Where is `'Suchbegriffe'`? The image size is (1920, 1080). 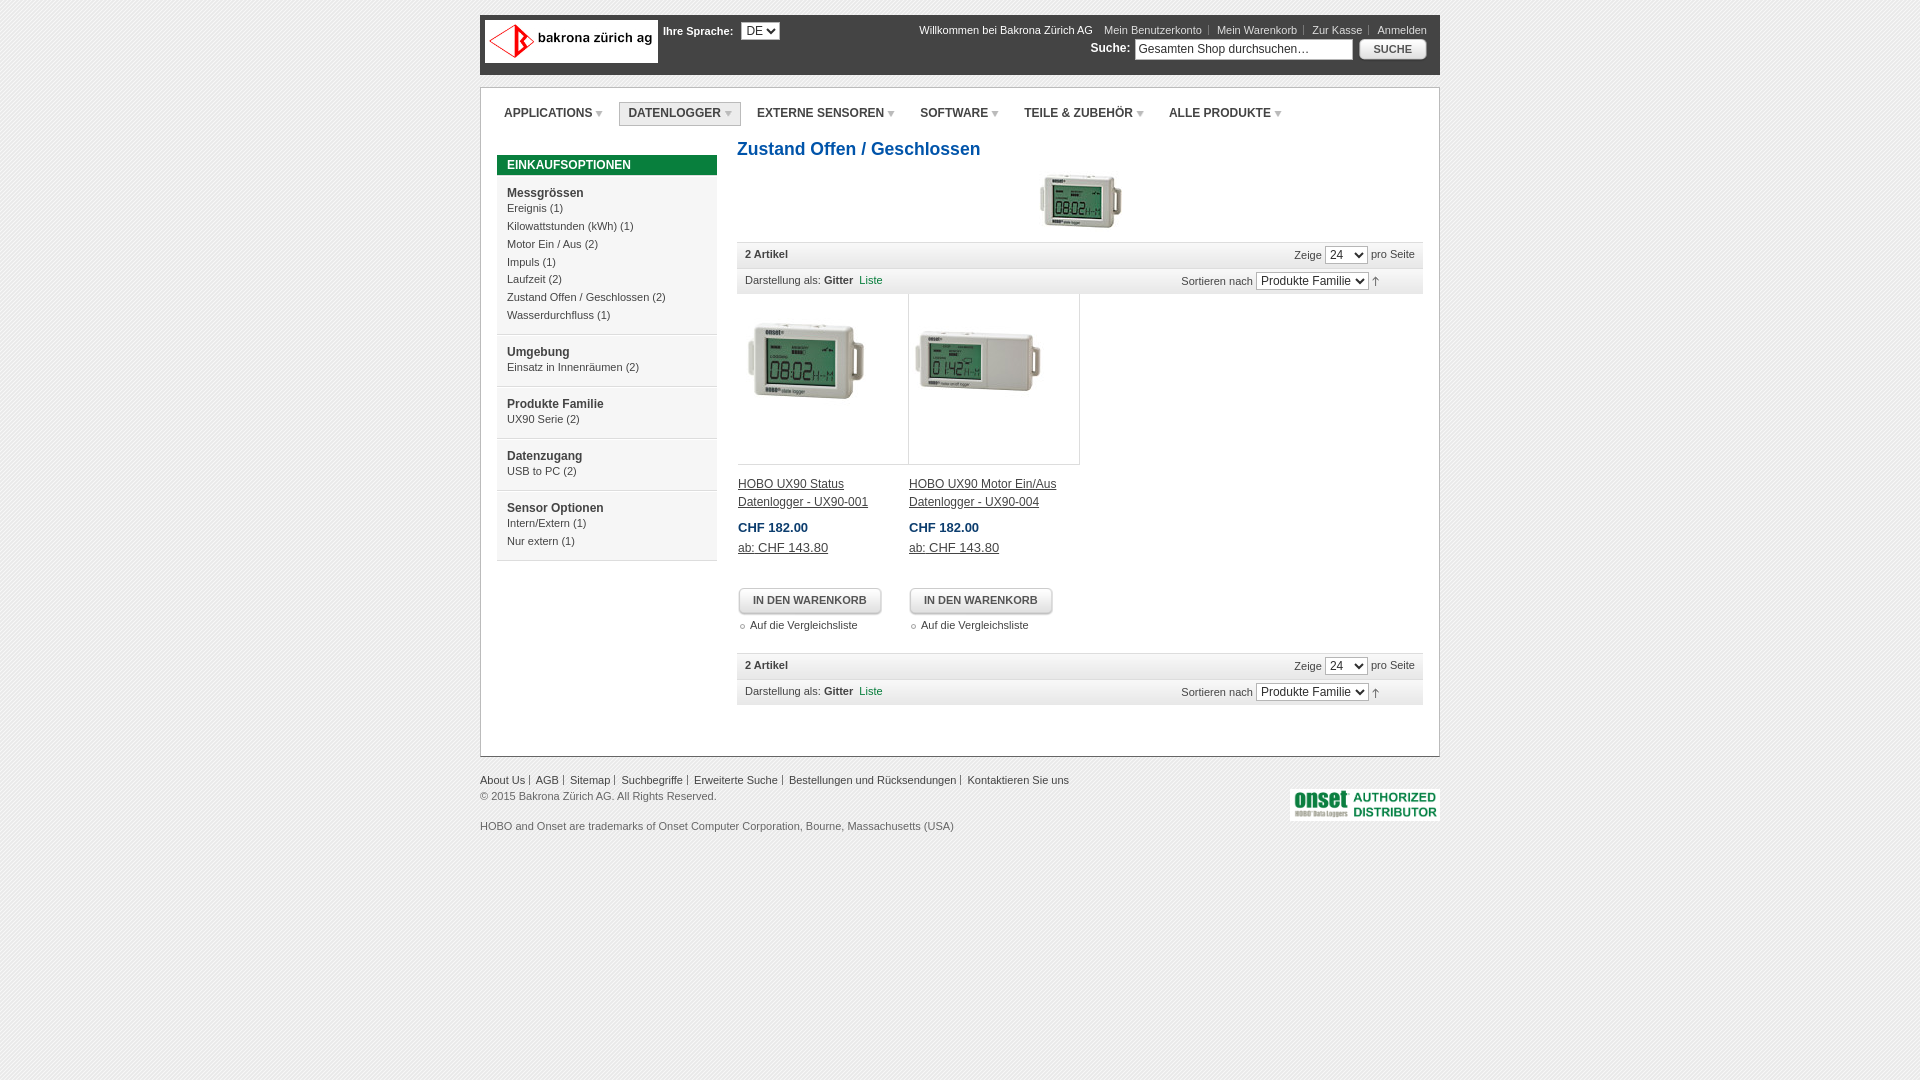 'Suchbegriffe' is located at coordinates (652, 778).